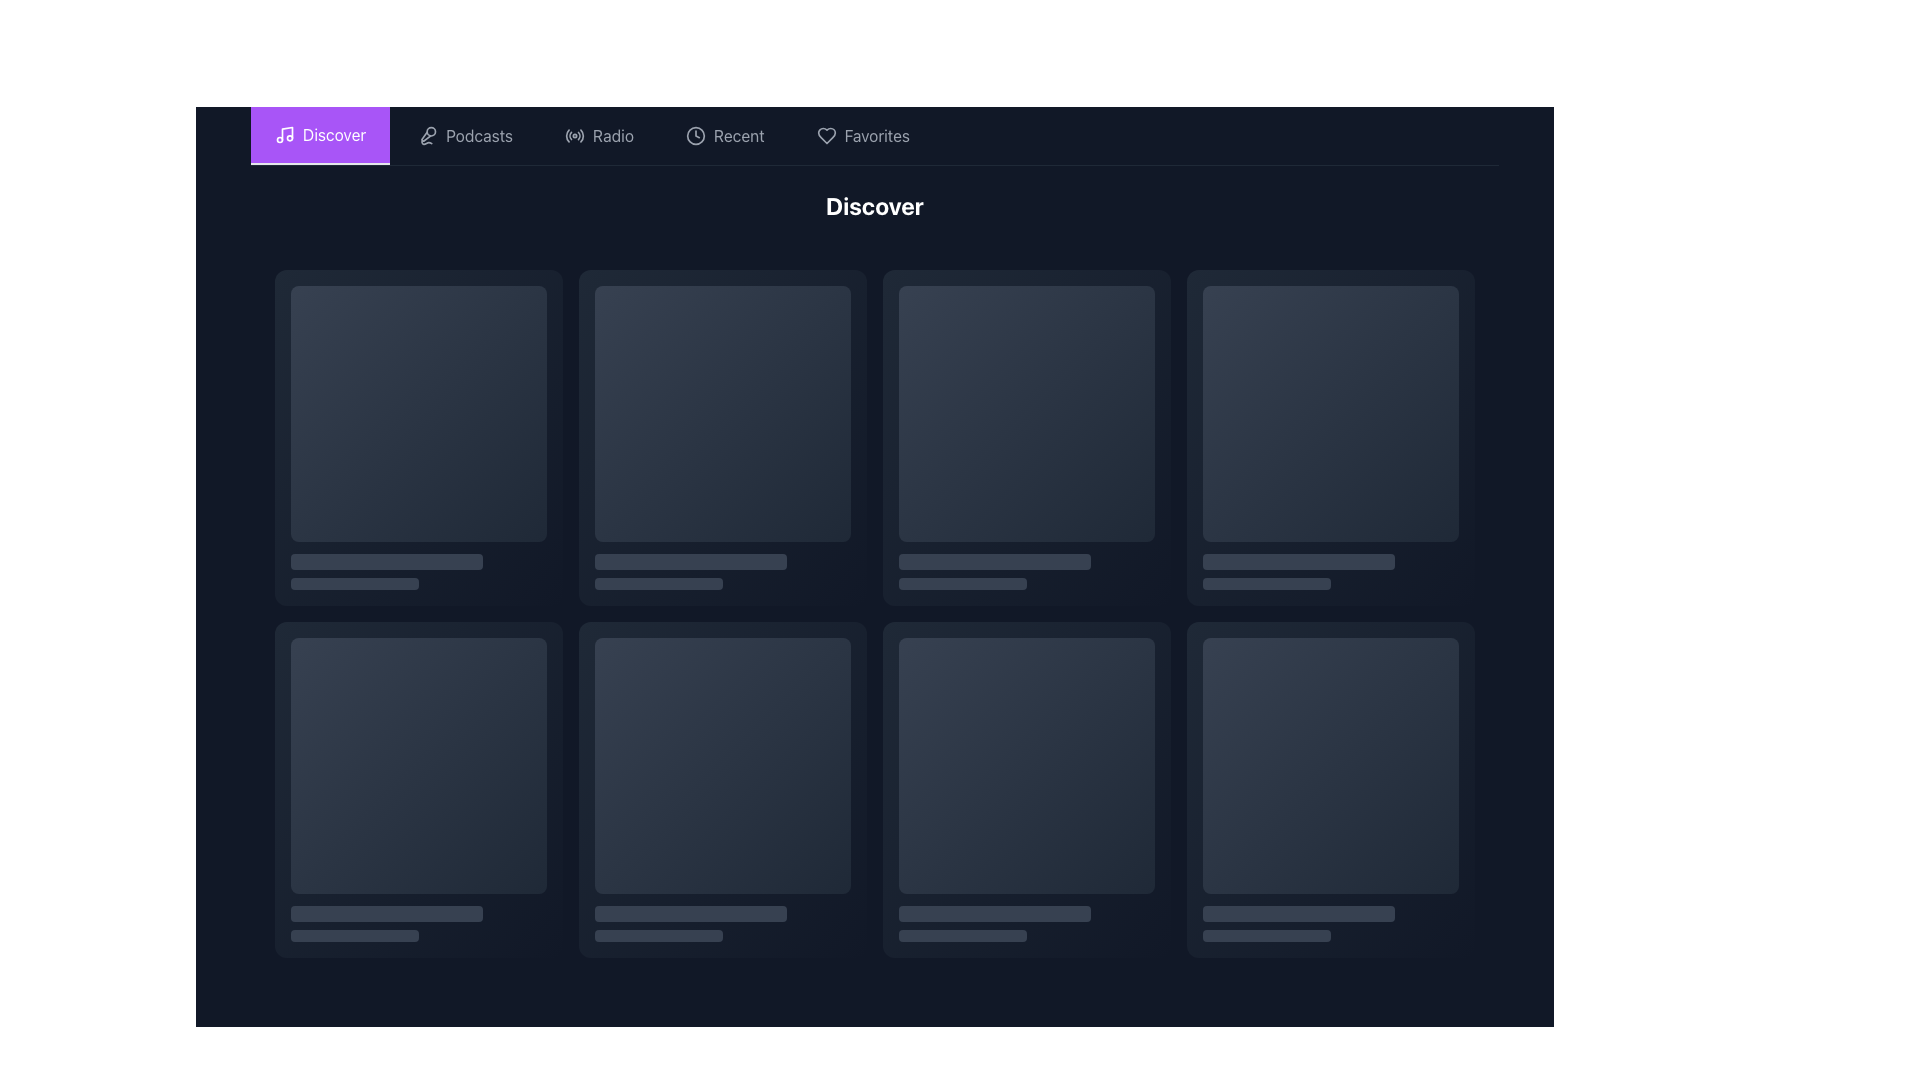 Image resolution: width=1920 pixels, height=1080 pixels. I want to click on the Card component, which is a square card with a gradient background and rounded corners, located in the second row, fourth column of the grid layout, so click(1027, 789).